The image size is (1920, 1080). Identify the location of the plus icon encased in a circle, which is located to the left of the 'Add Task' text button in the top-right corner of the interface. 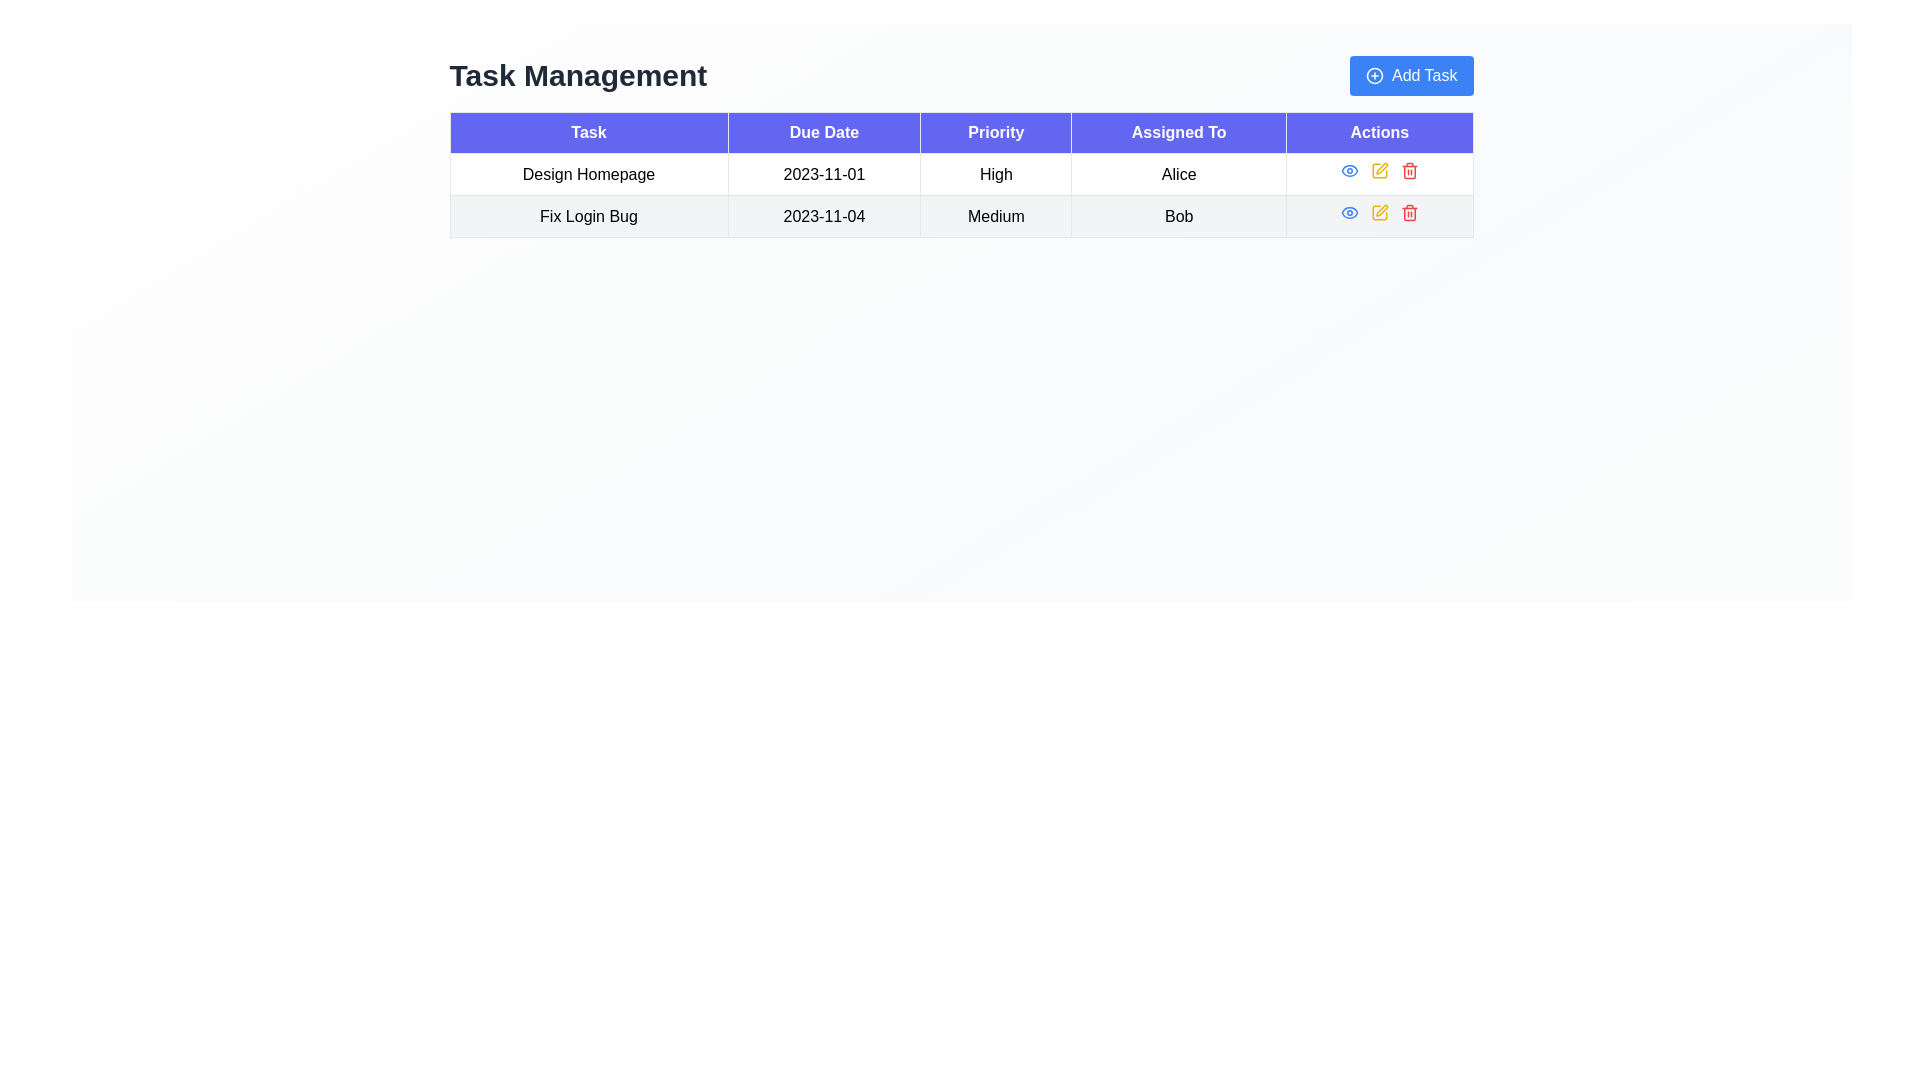
(1373, 75).